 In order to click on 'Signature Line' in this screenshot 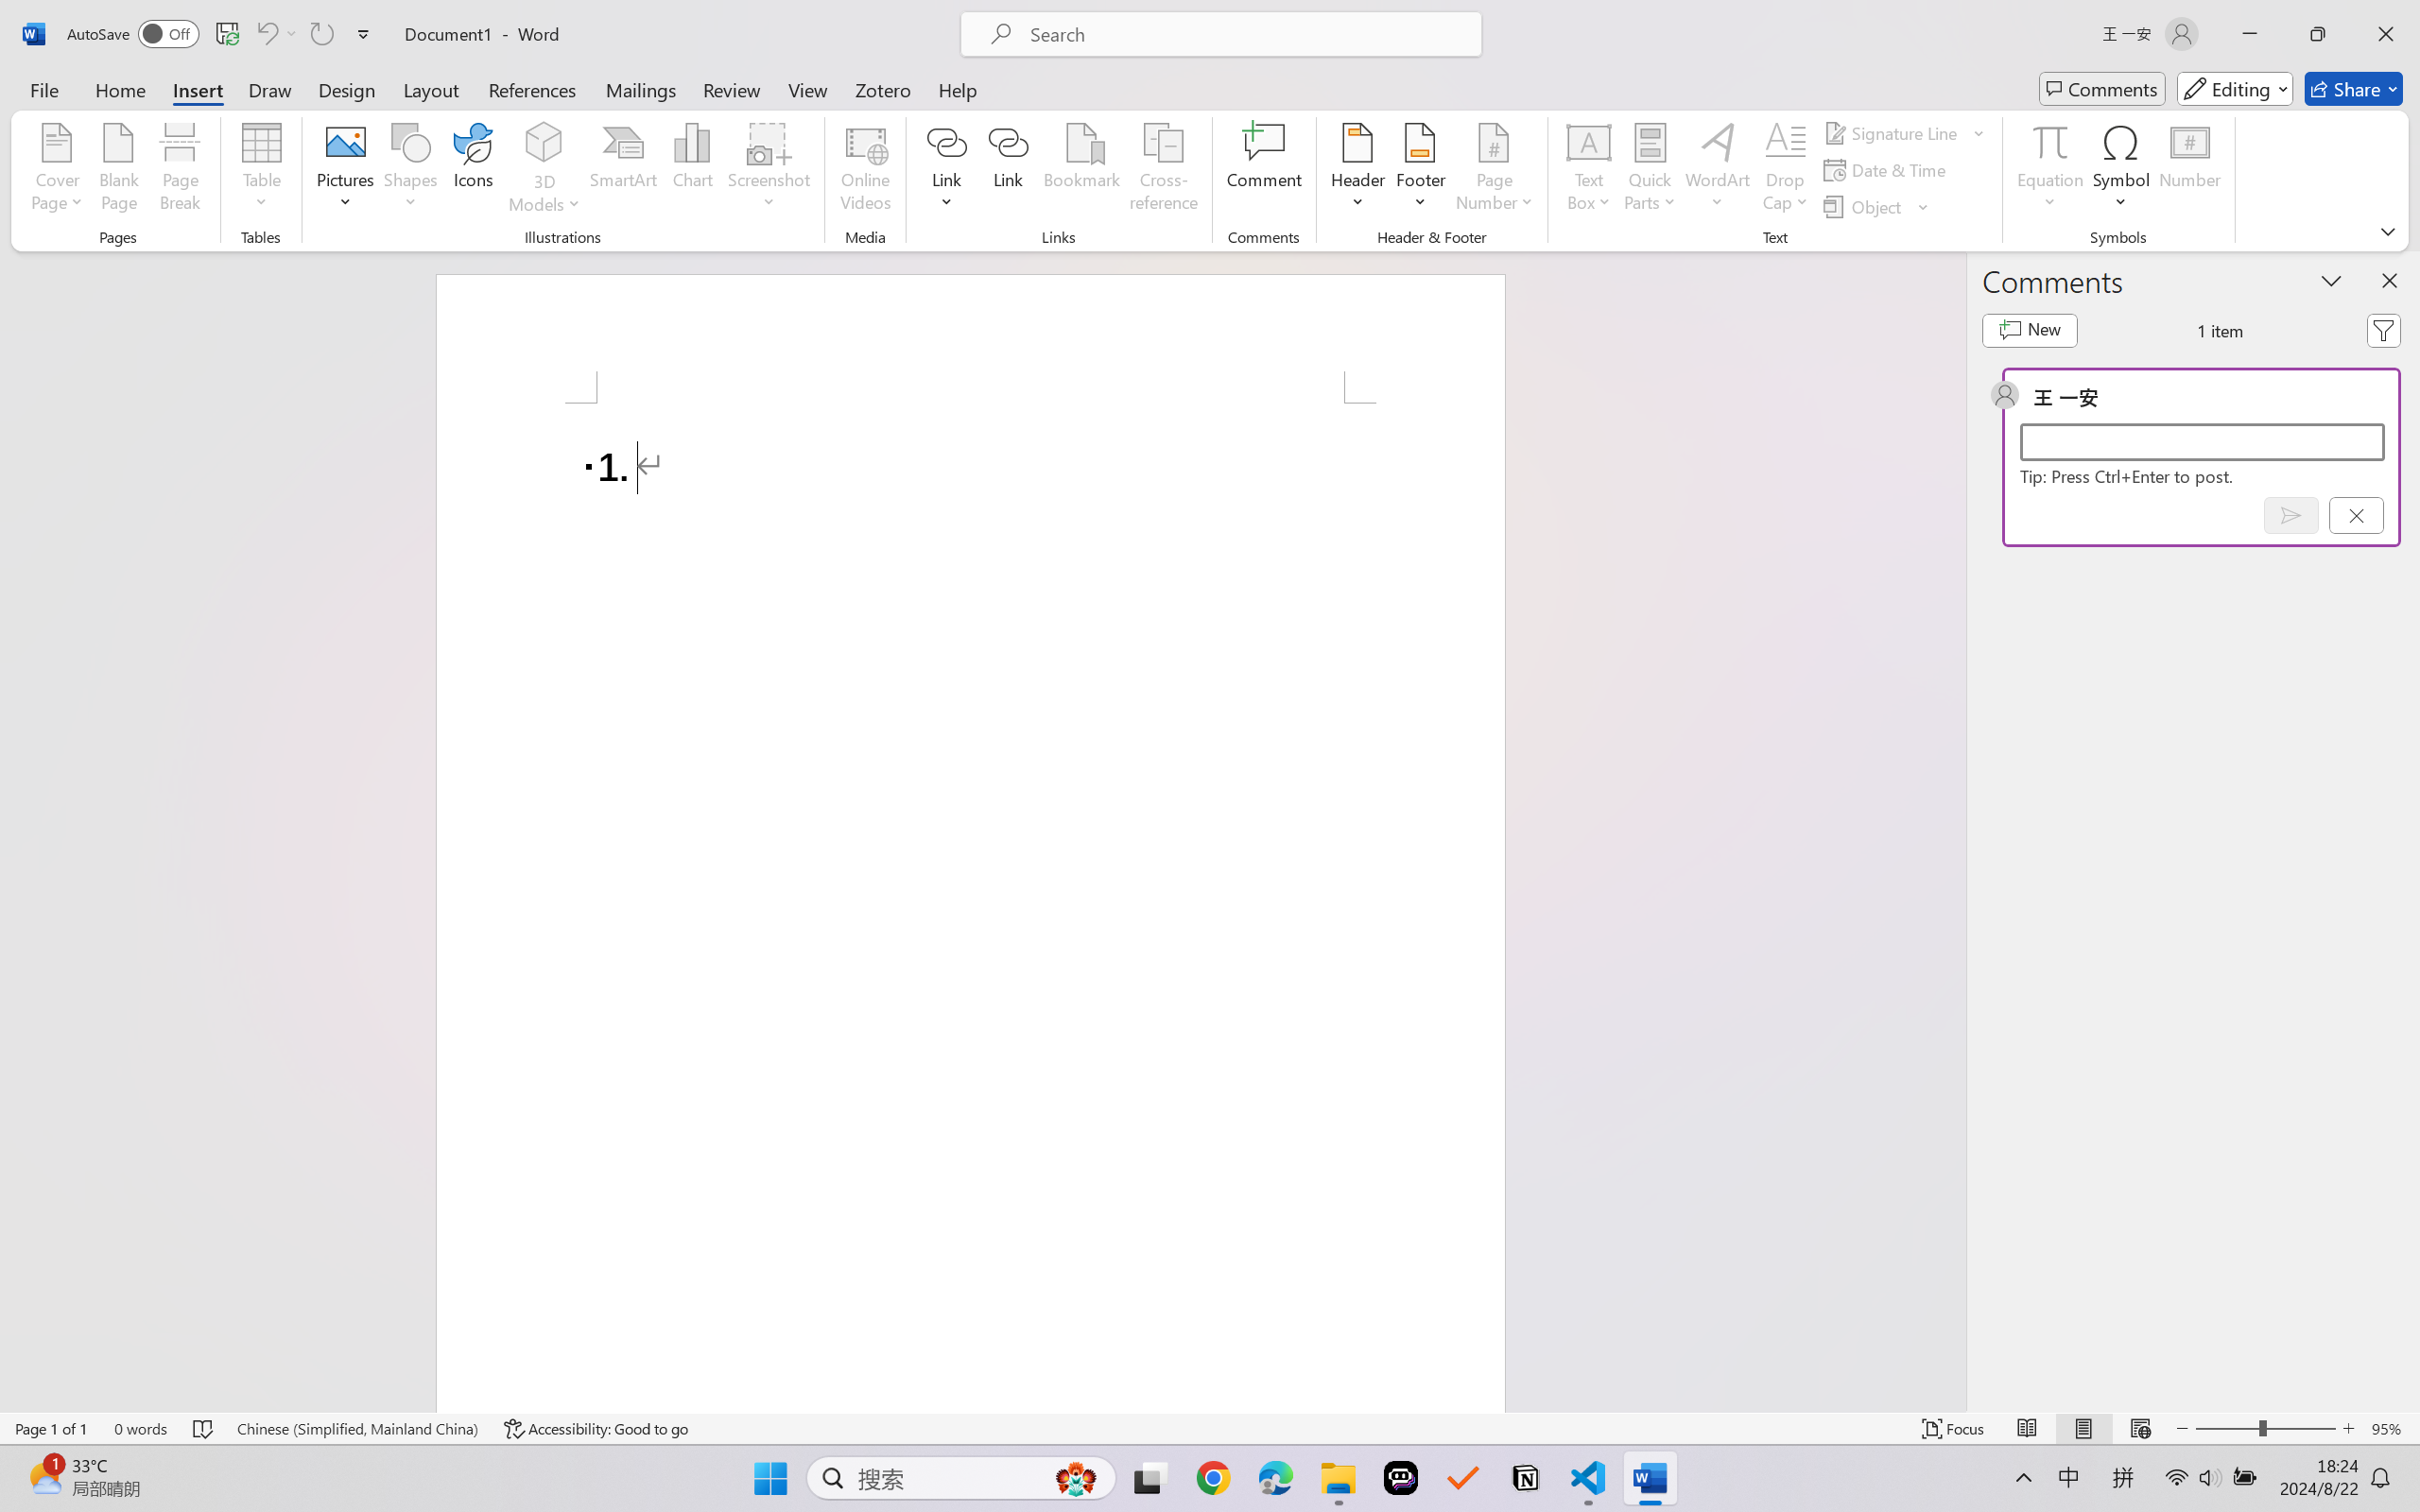, I will do `click(1903, 131)`.